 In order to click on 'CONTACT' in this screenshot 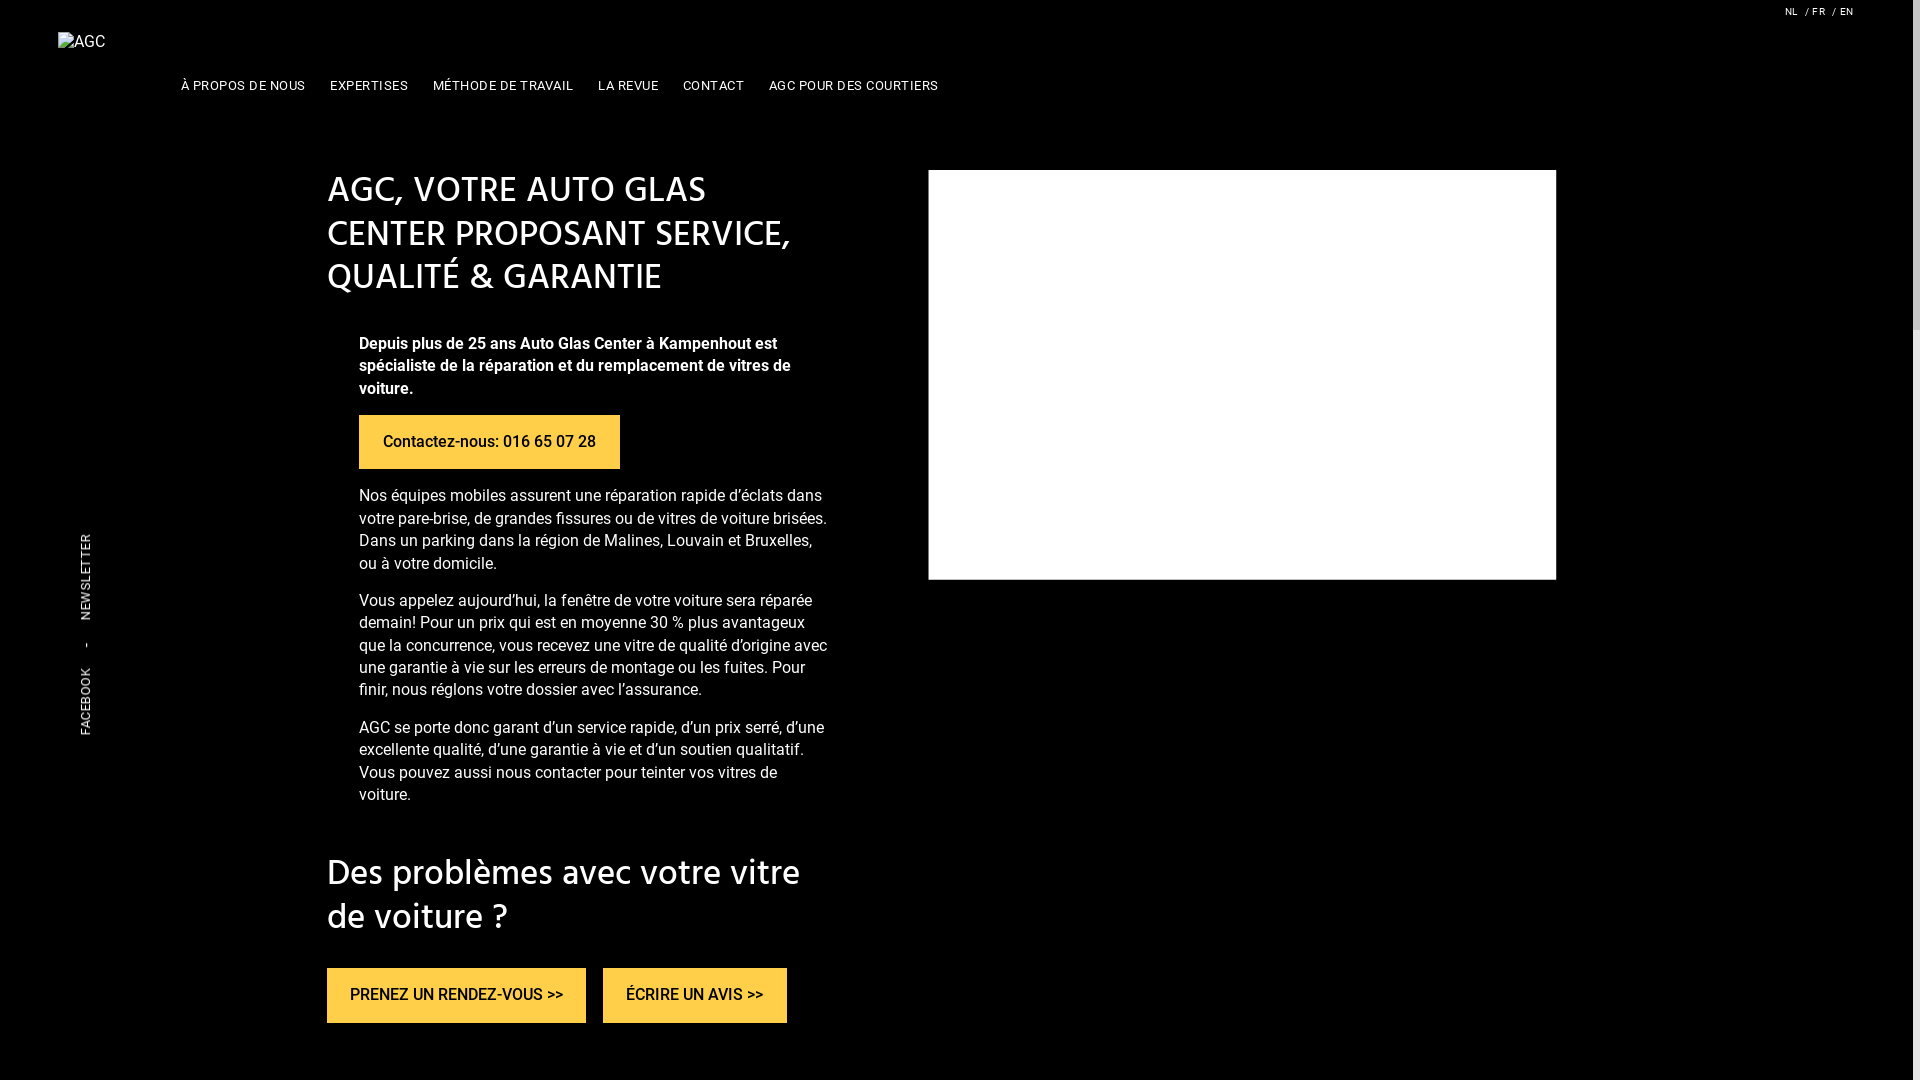, I will do `click(713, 83)`.